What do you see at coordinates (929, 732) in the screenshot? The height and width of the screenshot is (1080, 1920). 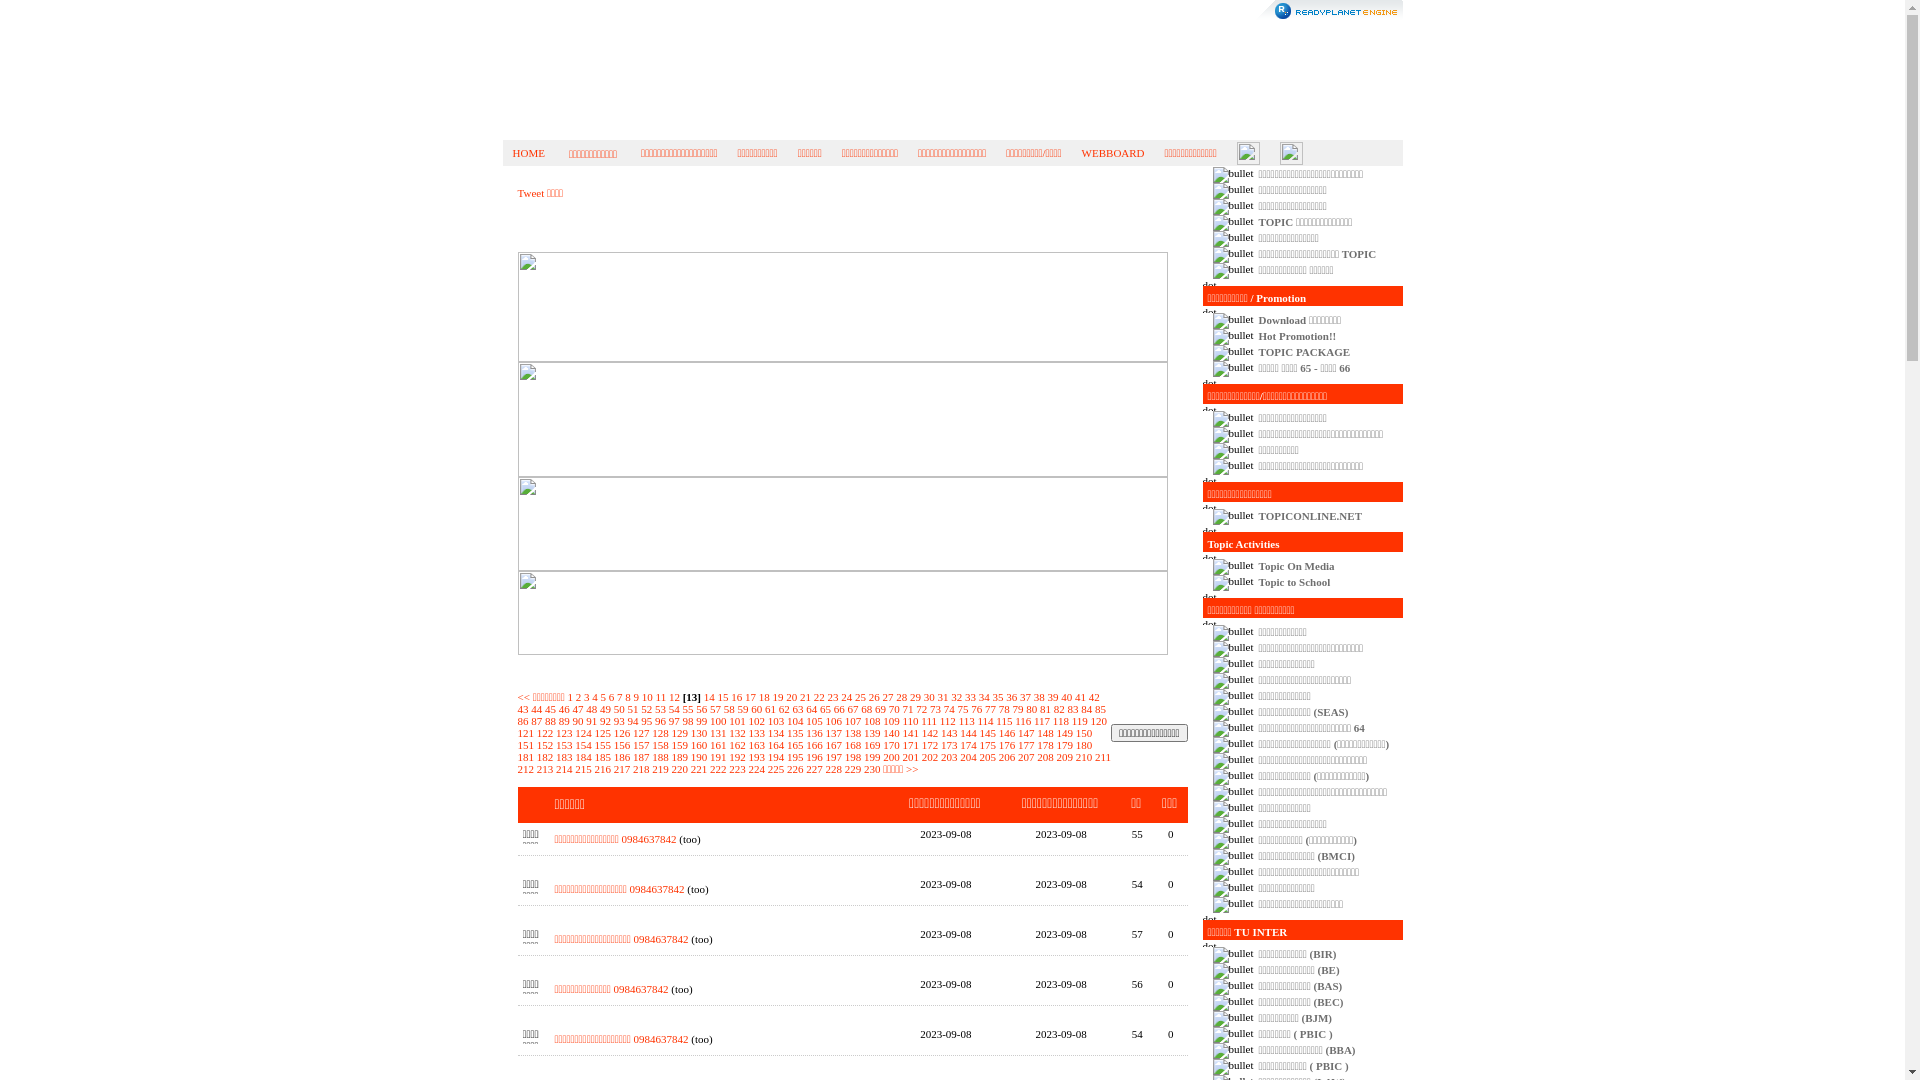 I see `'142'` at bounding box center [929, 732].